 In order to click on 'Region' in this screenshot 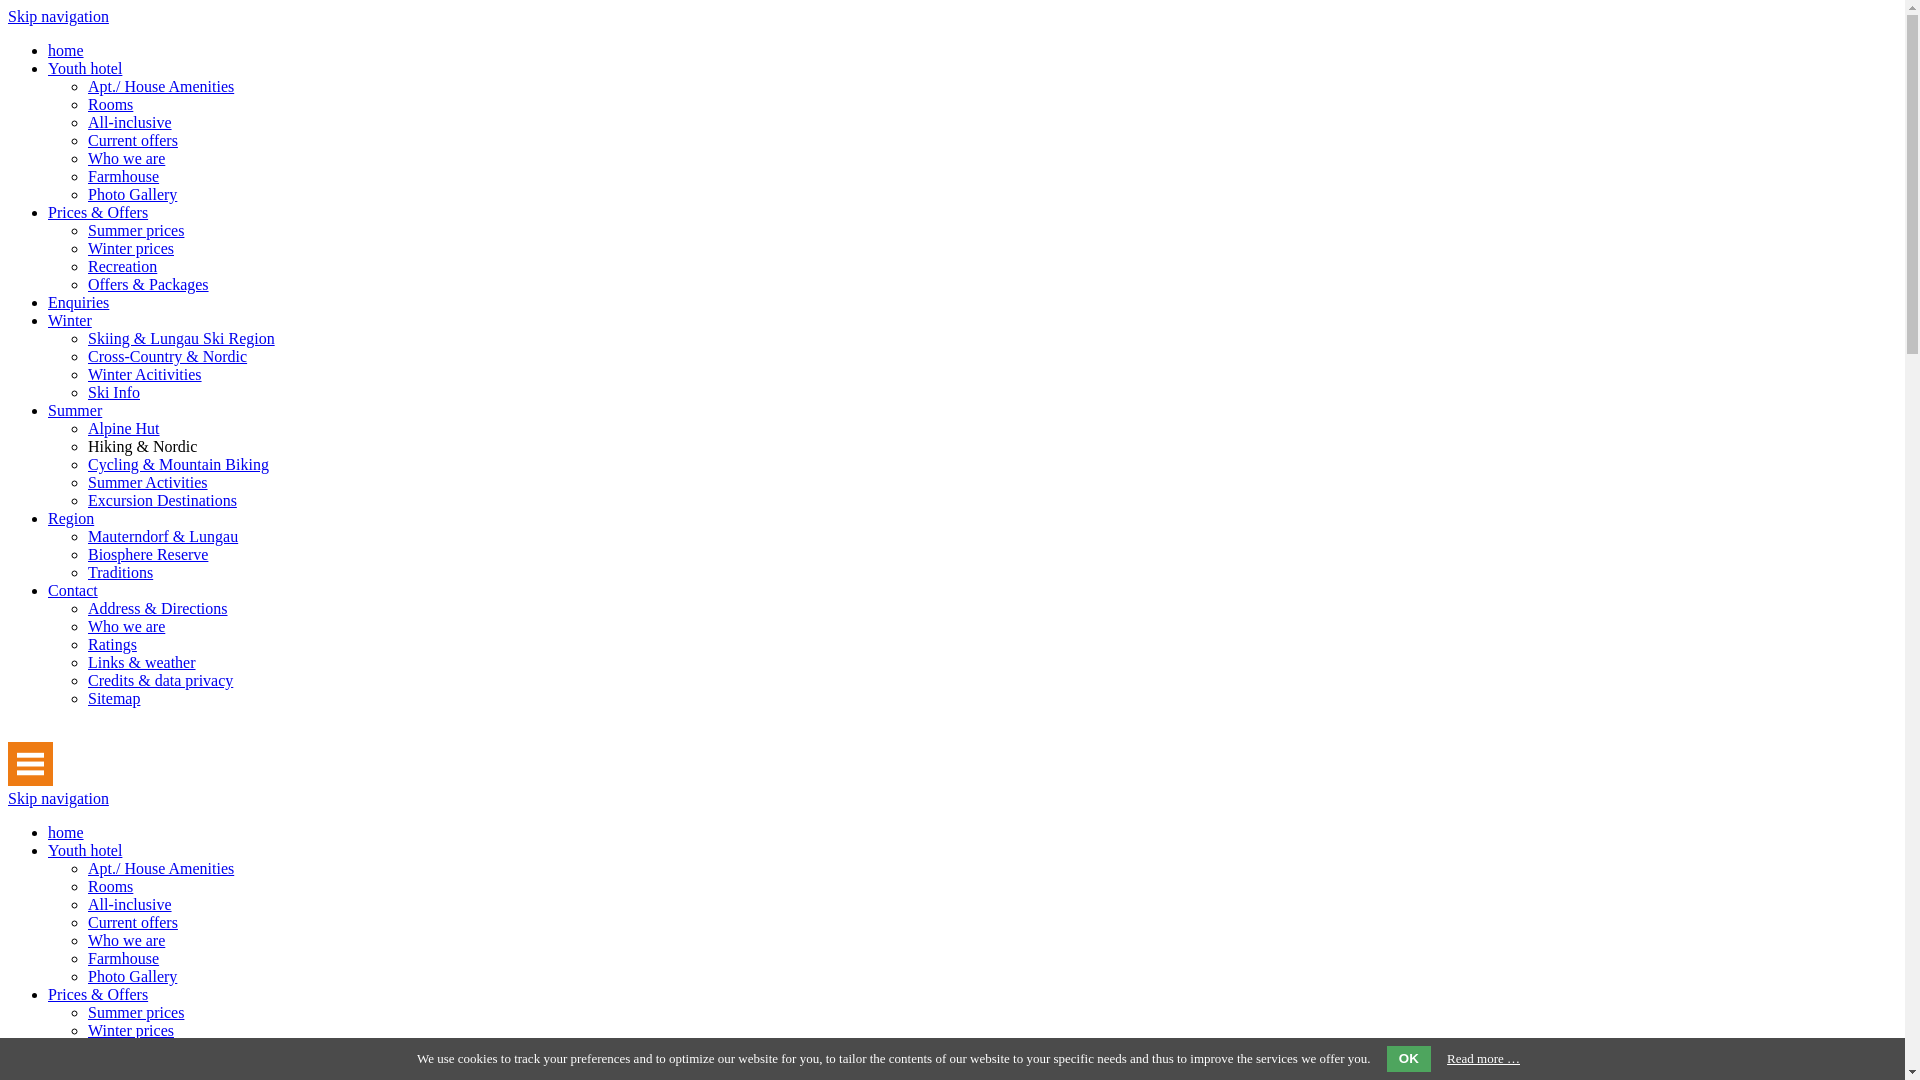, I will do `click(71, 517)`.